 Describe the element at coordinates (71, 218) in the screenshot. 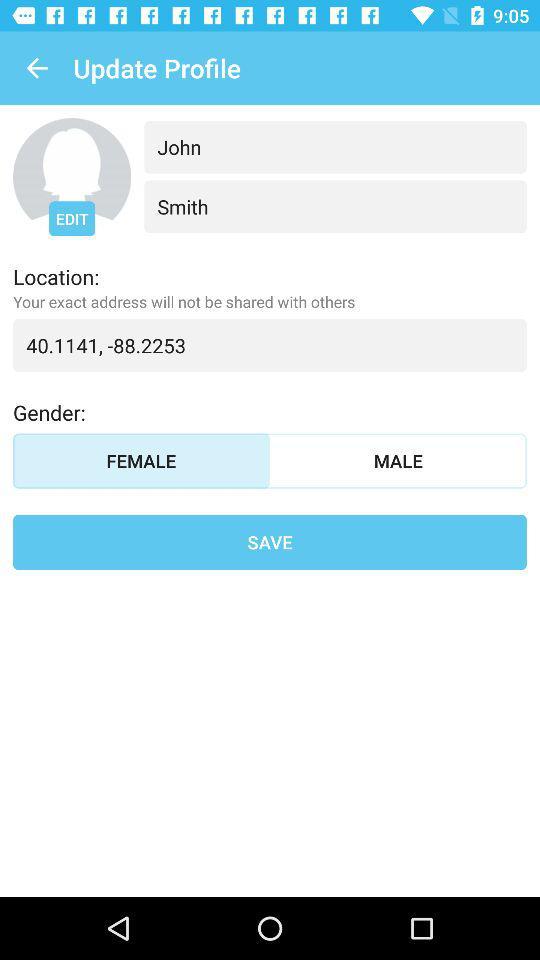

I see `the edit` at that location.